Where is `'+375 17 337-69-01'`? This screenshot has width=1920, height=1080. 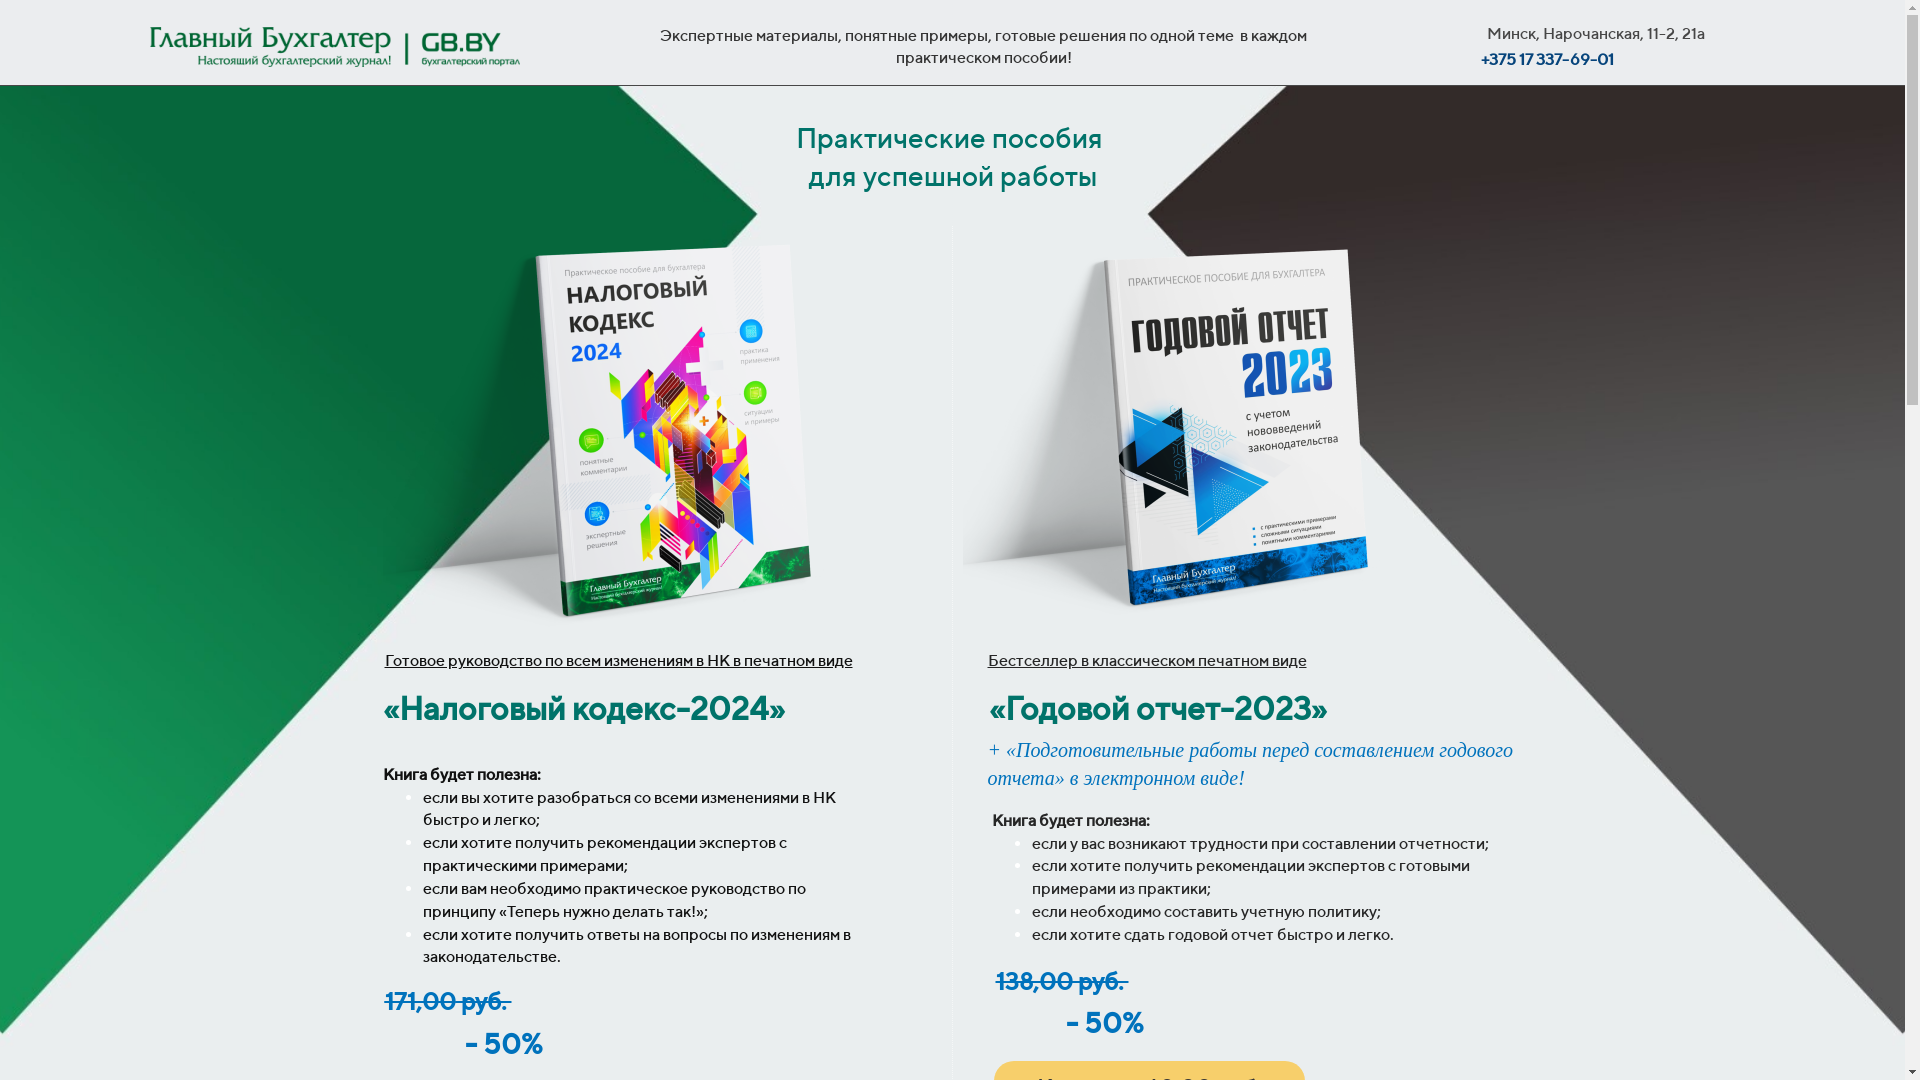
'+375 17 337-69-01' is located at coordinates (1481, 59).